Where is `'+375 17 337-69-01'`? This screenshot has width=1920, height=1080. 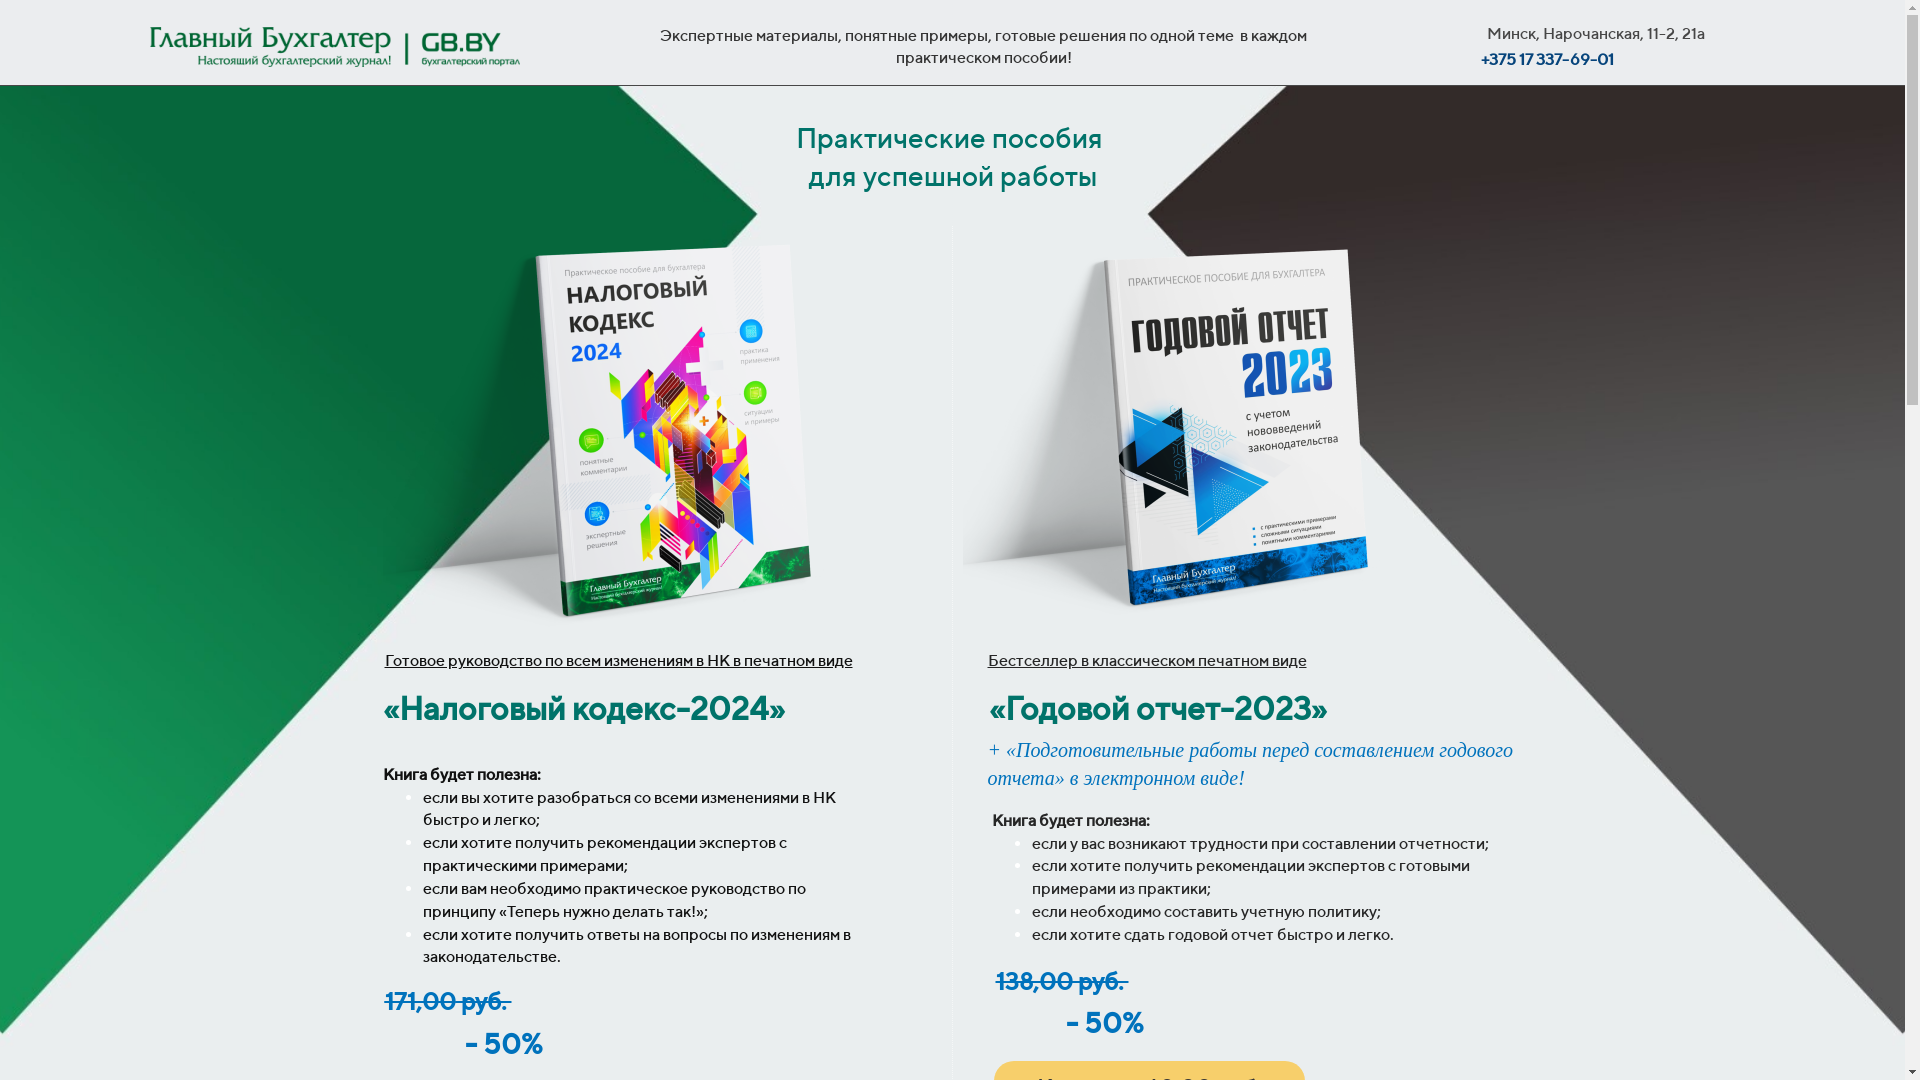
'+375 17 337-69-01' is located at coordinates (1481, 59).